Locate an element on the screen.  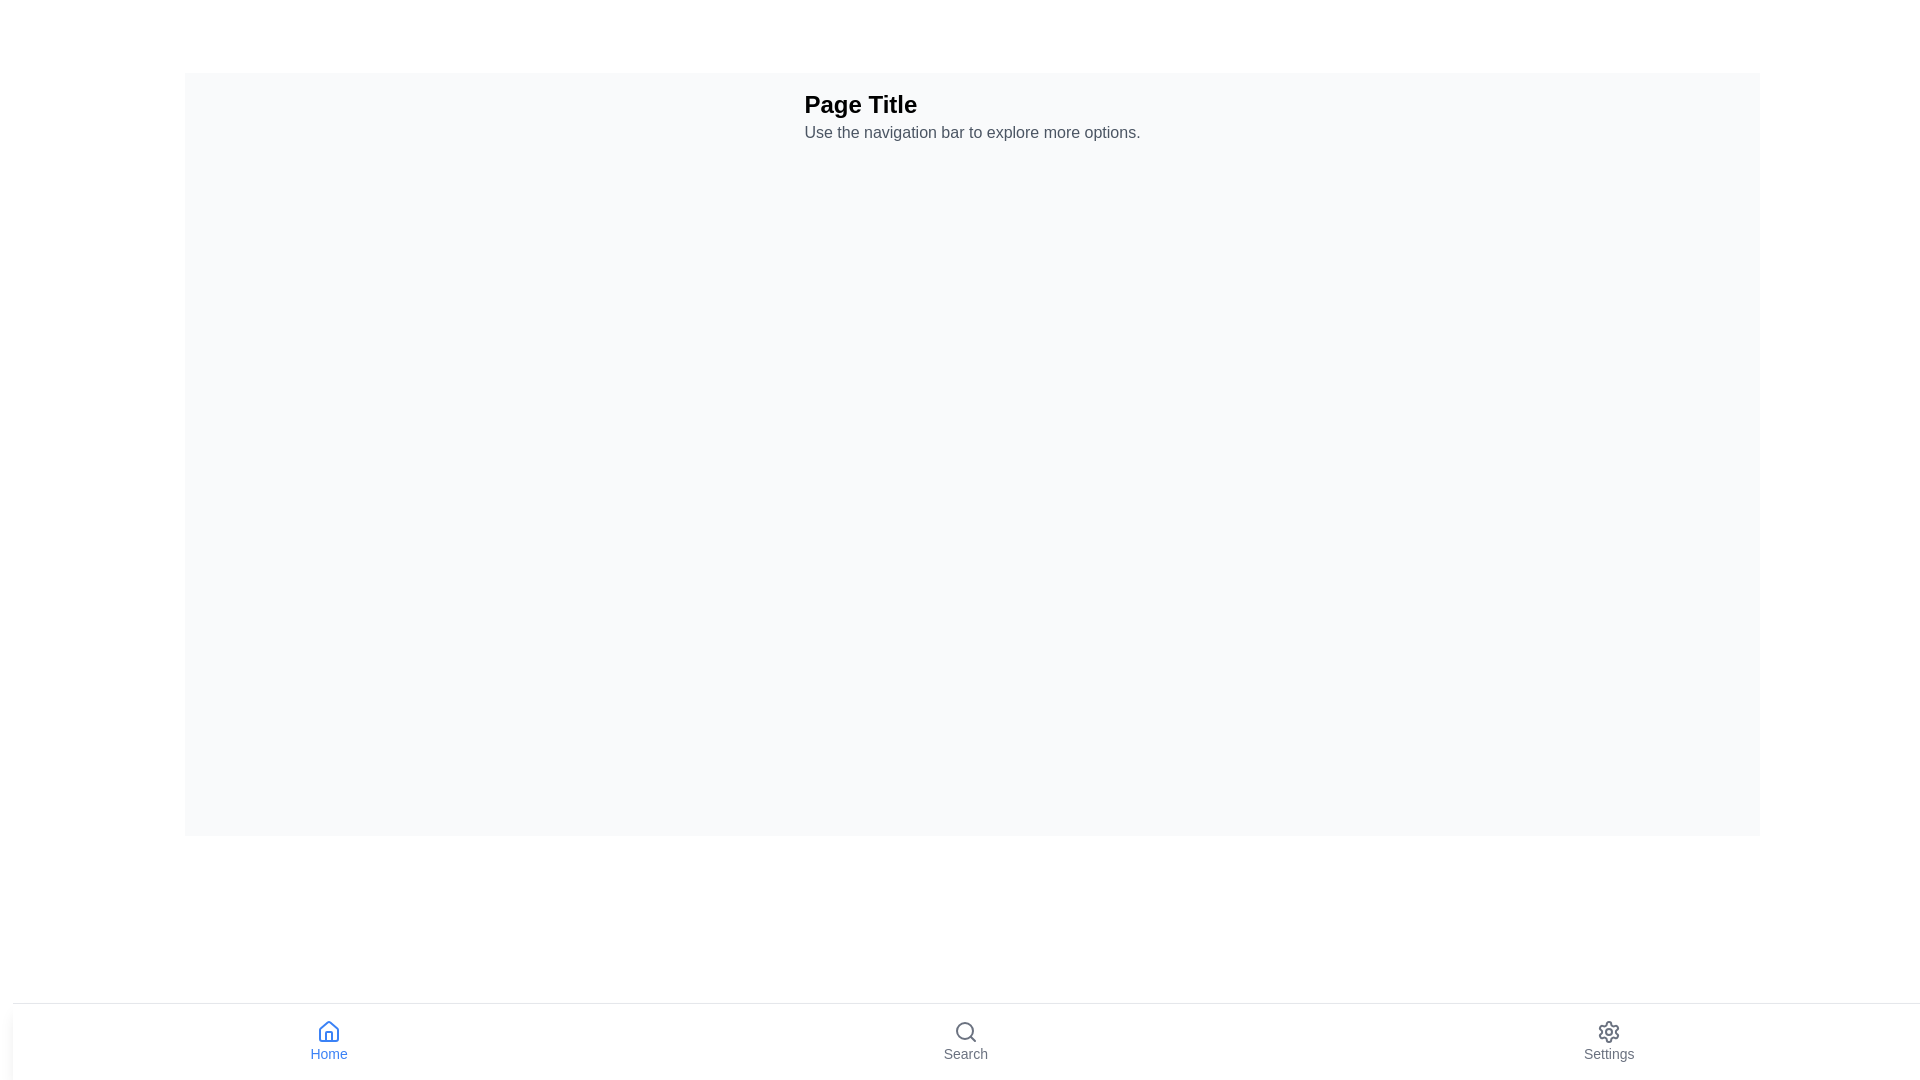
the 'Home' navigation icon represented by a house icon with a pointed roof located in the bottom bar of the interface is located at coordinates (329, 1031).